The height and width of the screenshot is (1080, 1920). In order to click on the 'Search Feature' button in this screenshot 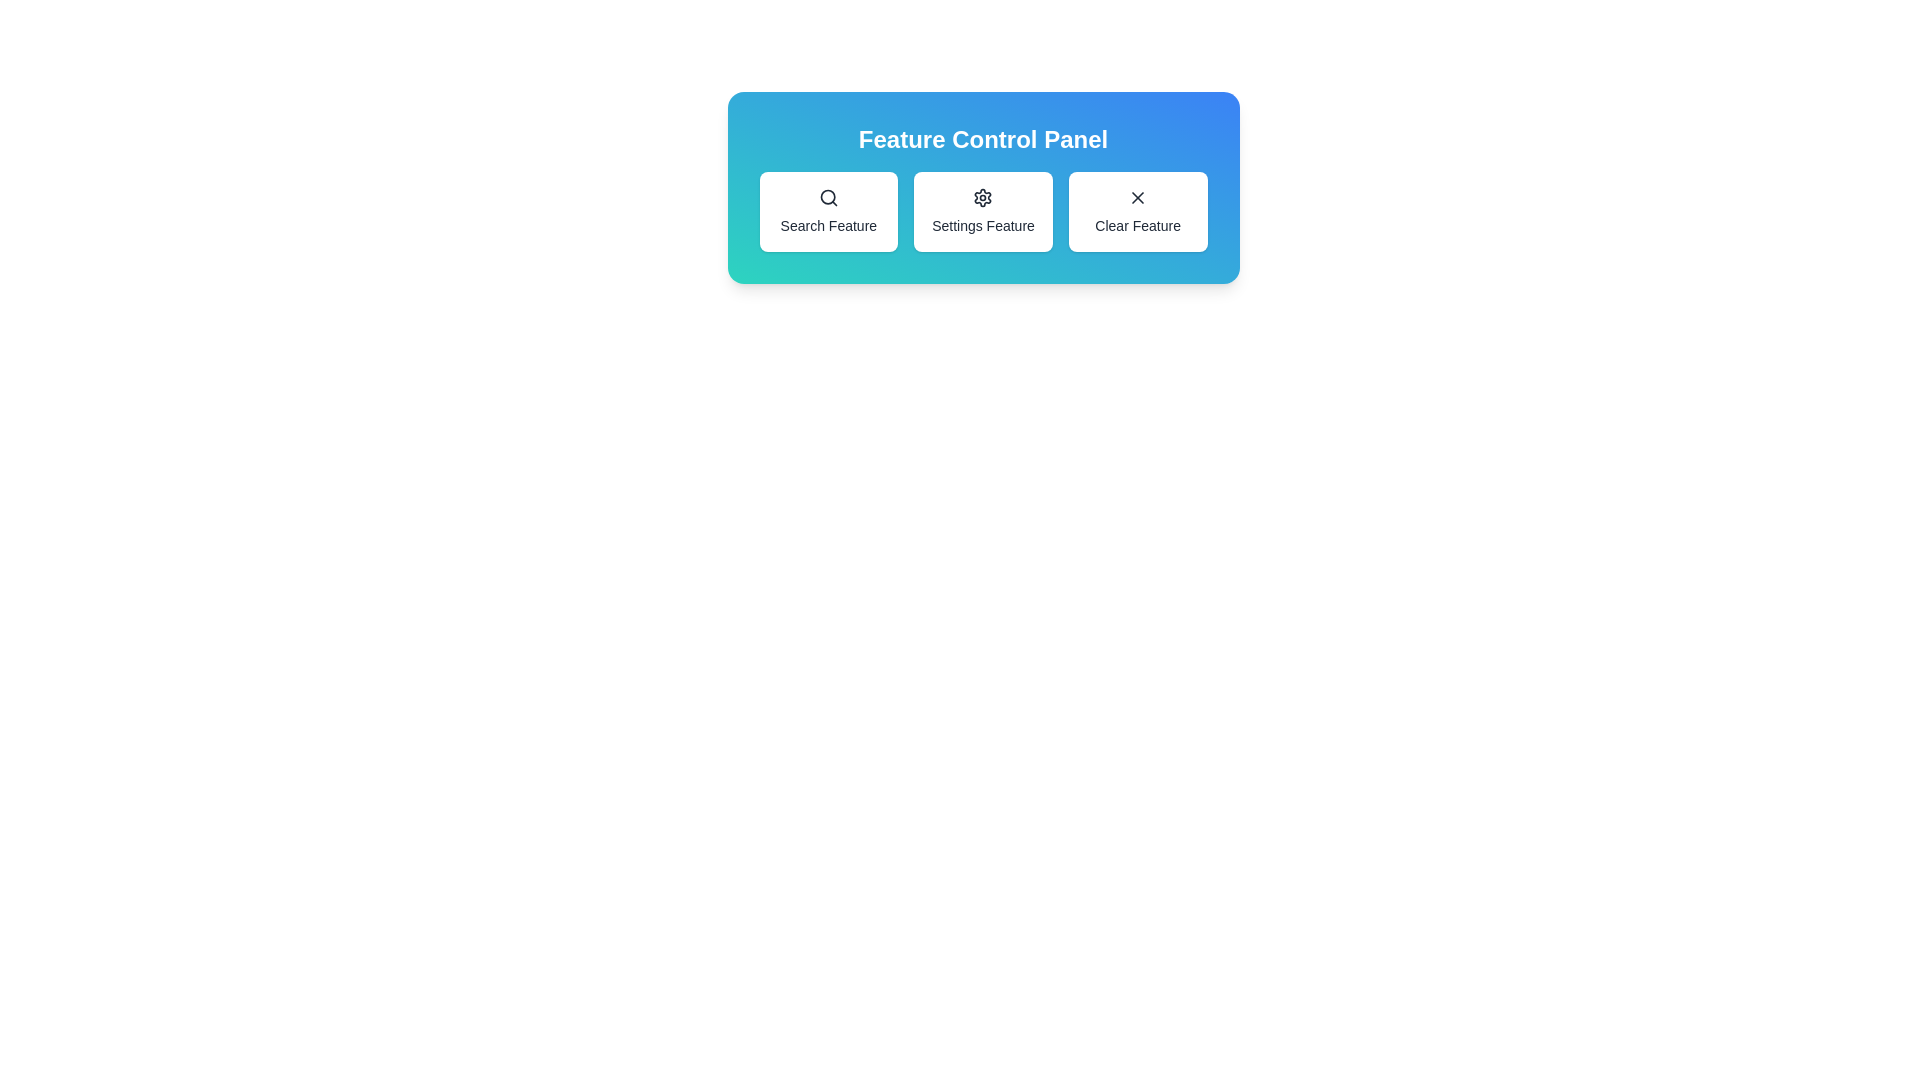, I will do `click(828, 212)`.